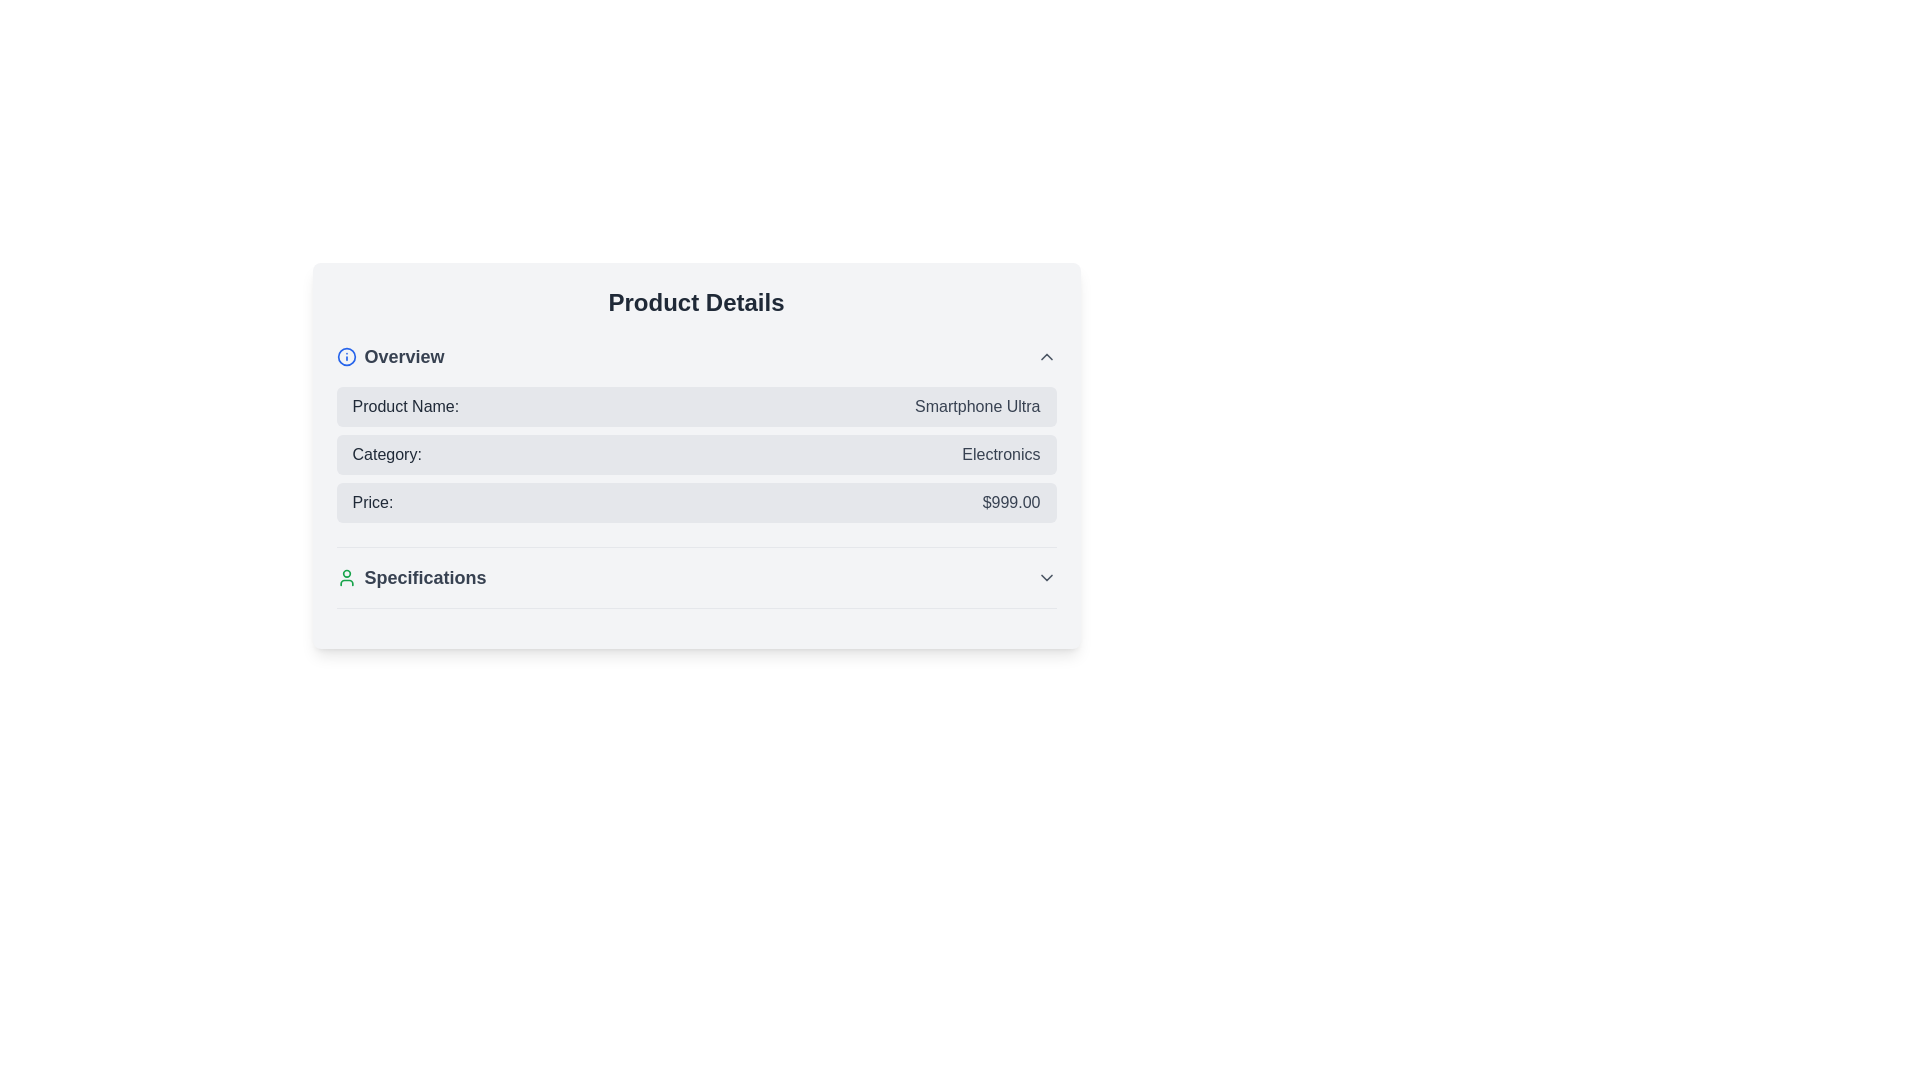 This screenshot has width=1920, height=1080. Describe the element at coordinates (1001, 455) in the screenshot. I see `the 'Electronics' text label that indicates the product category, positioned to the right of the 'Category:' label` at that location.